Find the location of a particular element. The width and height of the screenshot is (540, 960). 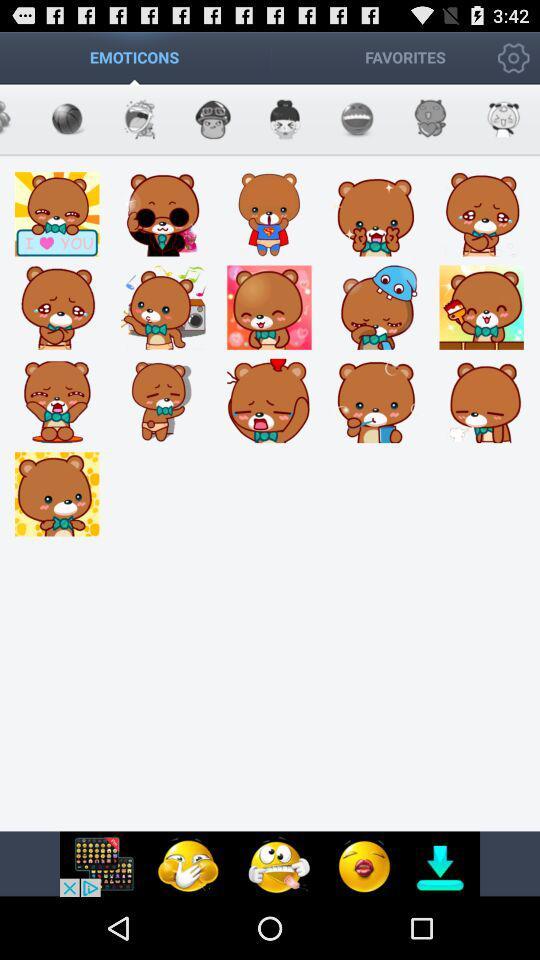

the globe icon is located at coordinates (211, 126).